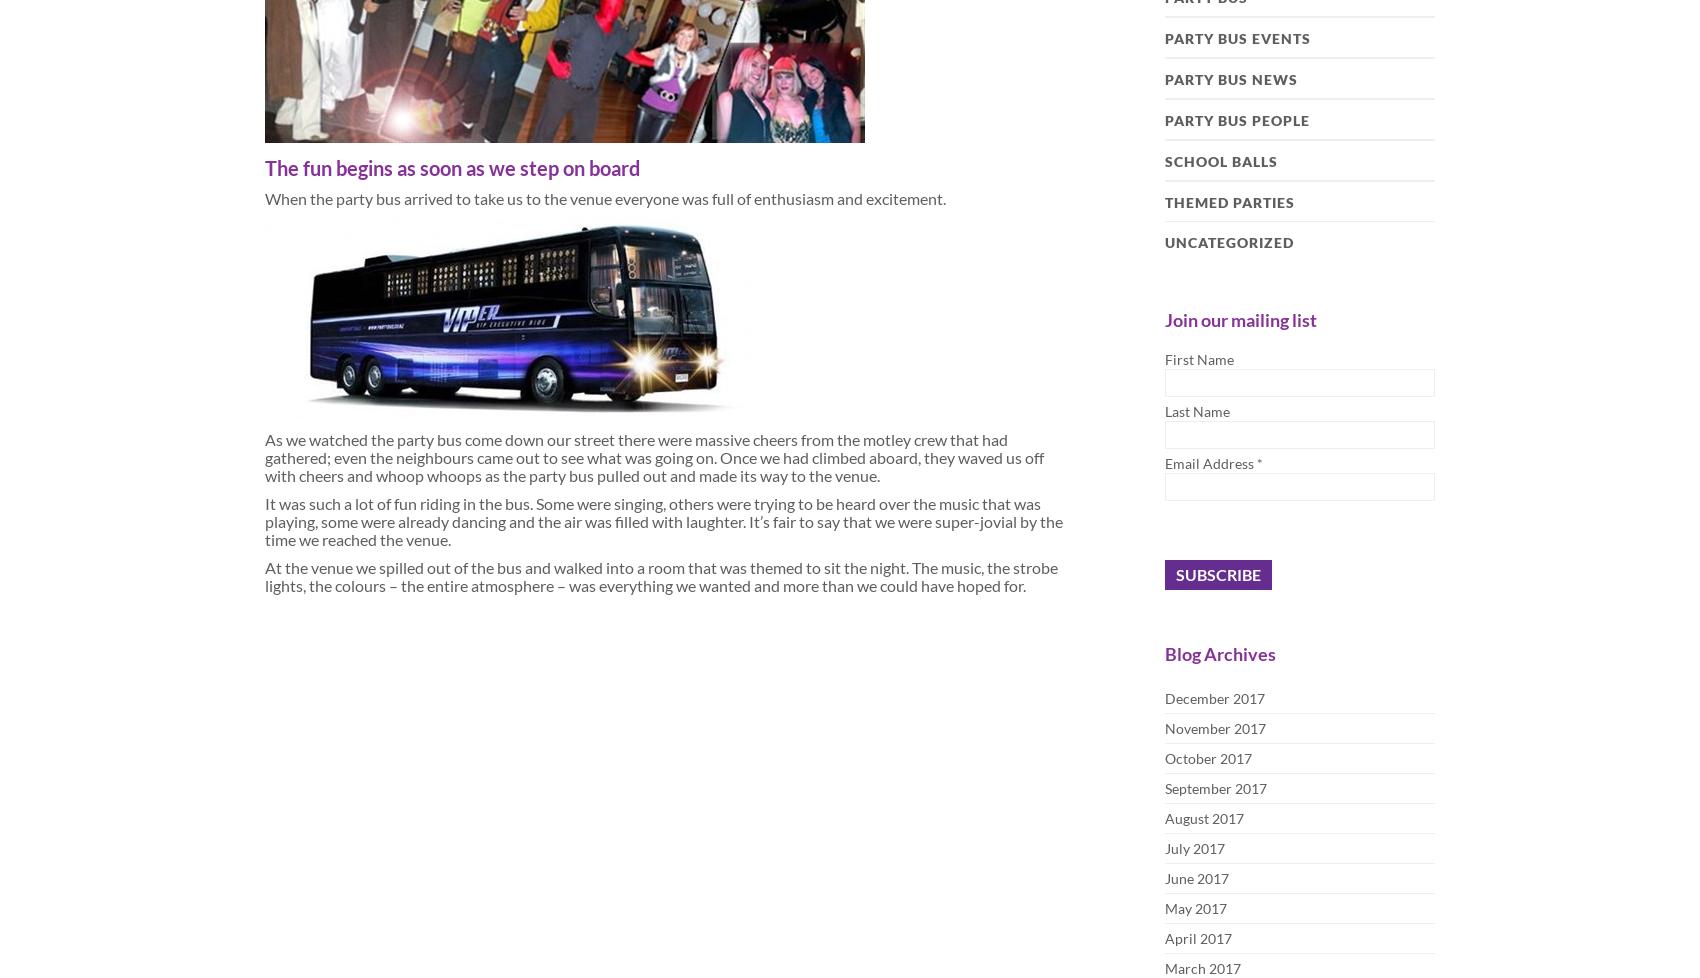 This screenshot has height=978, width=1700. I want to click on 'The fun begins as soon as we step on board', so click(452, 168).